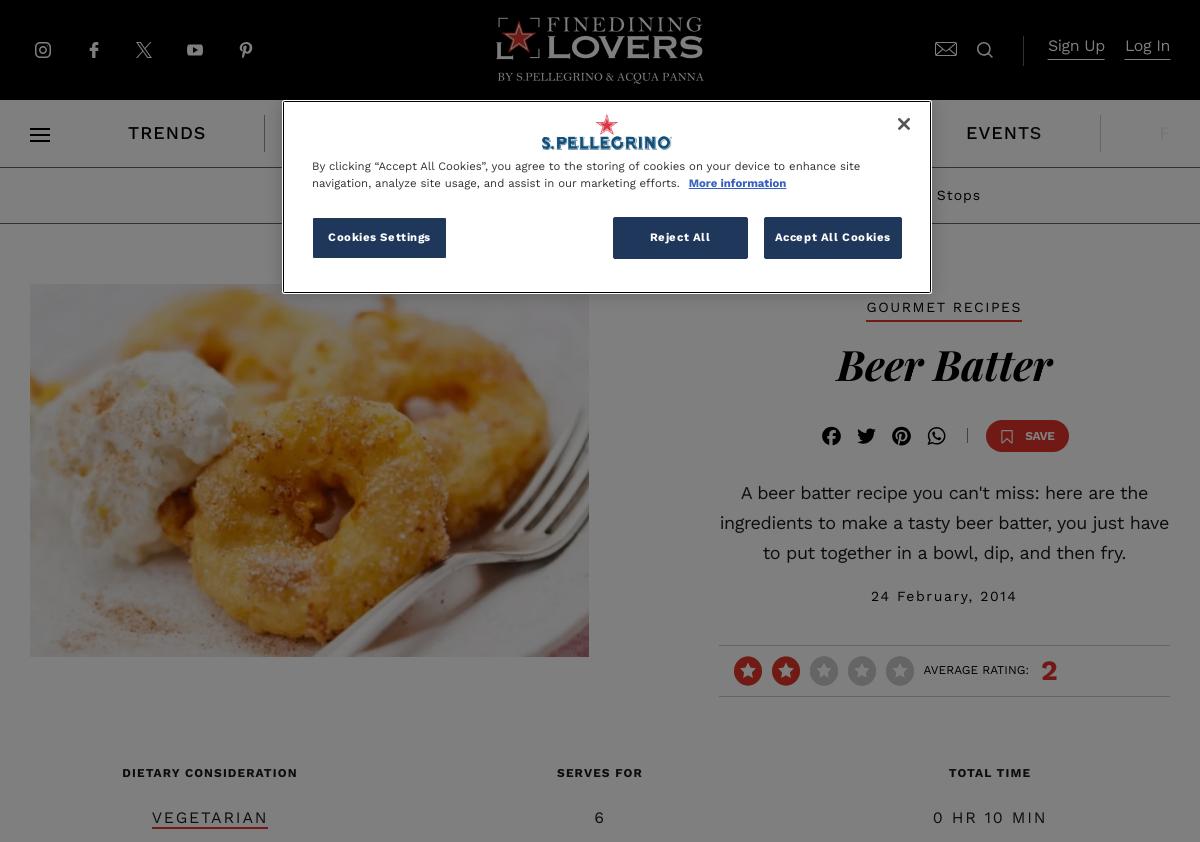 The height and width of the screenshot is (842, 1200). Describe the element at coordinates (551, 132) in the screenshot. I see `'Places'` at that location.